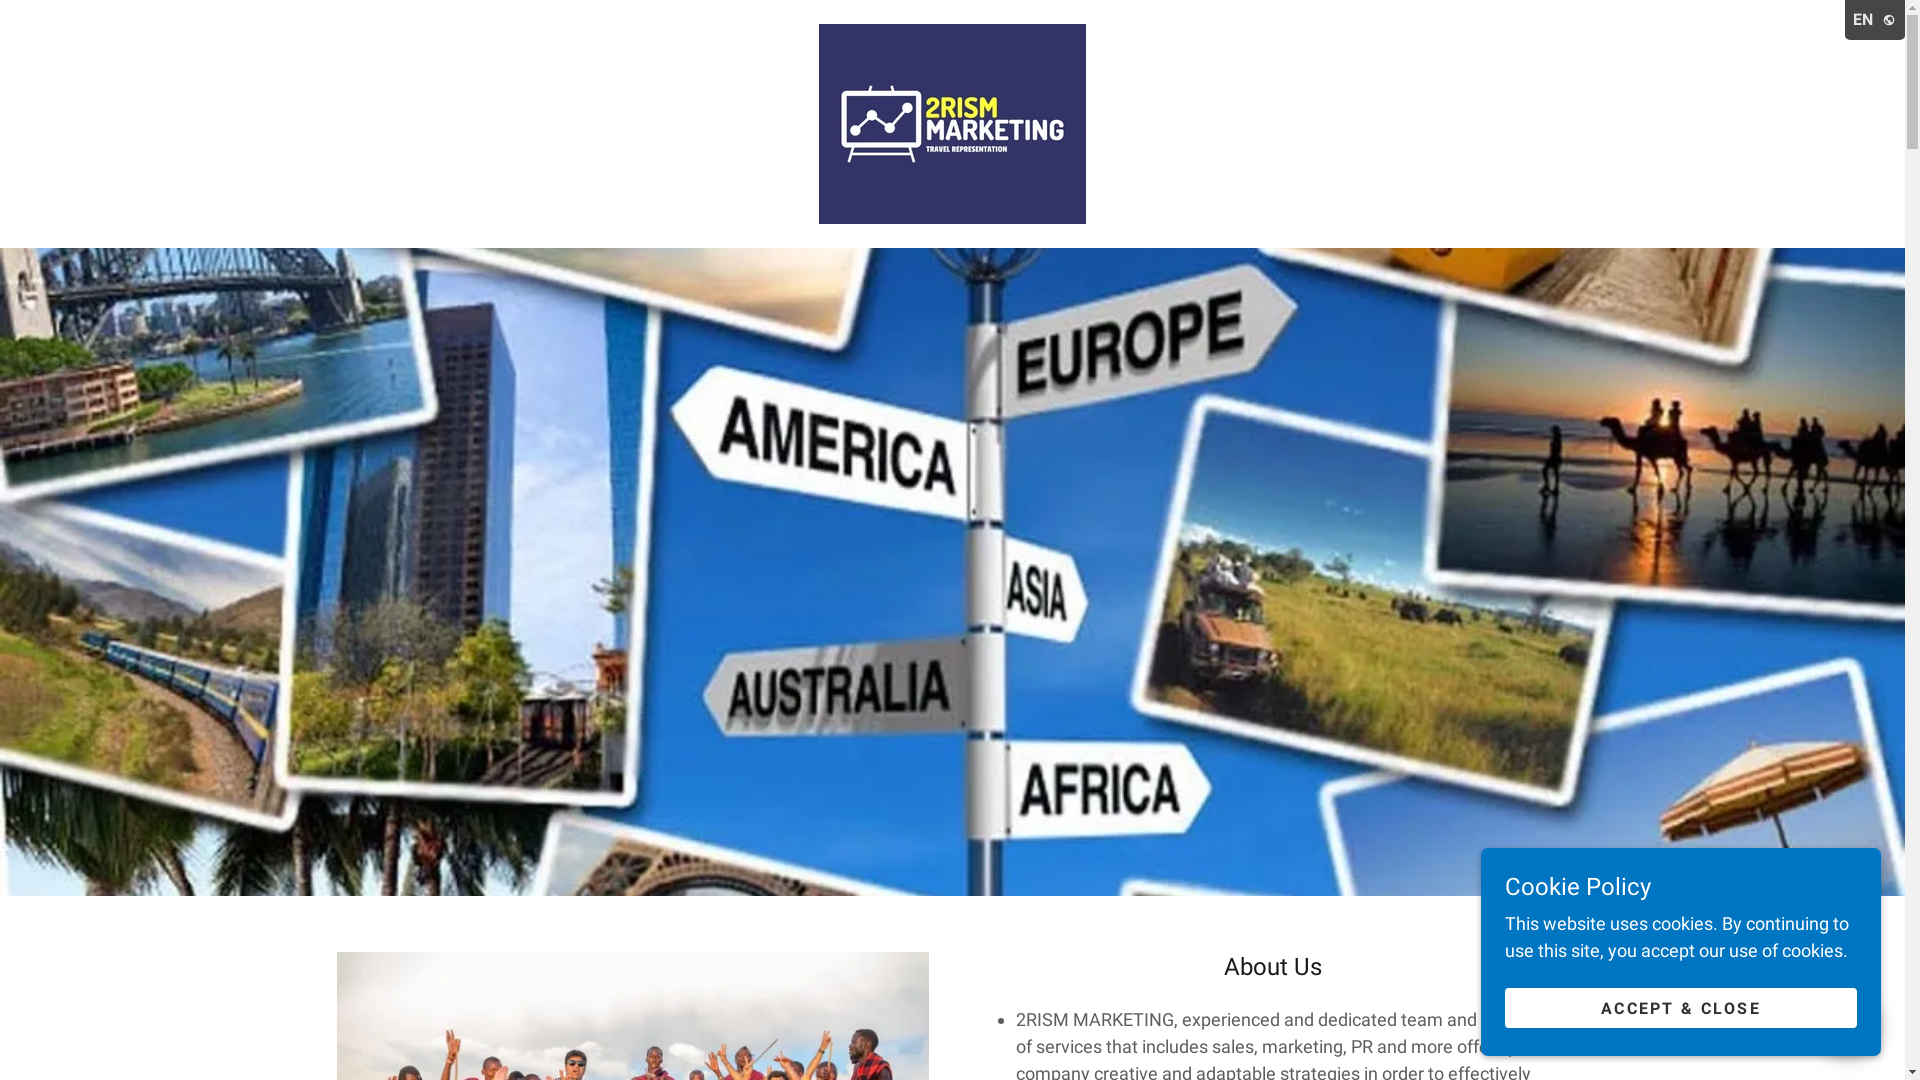 The image size is (1920, 1080). I want to click on 'Travel Representation', so click(951, 122).